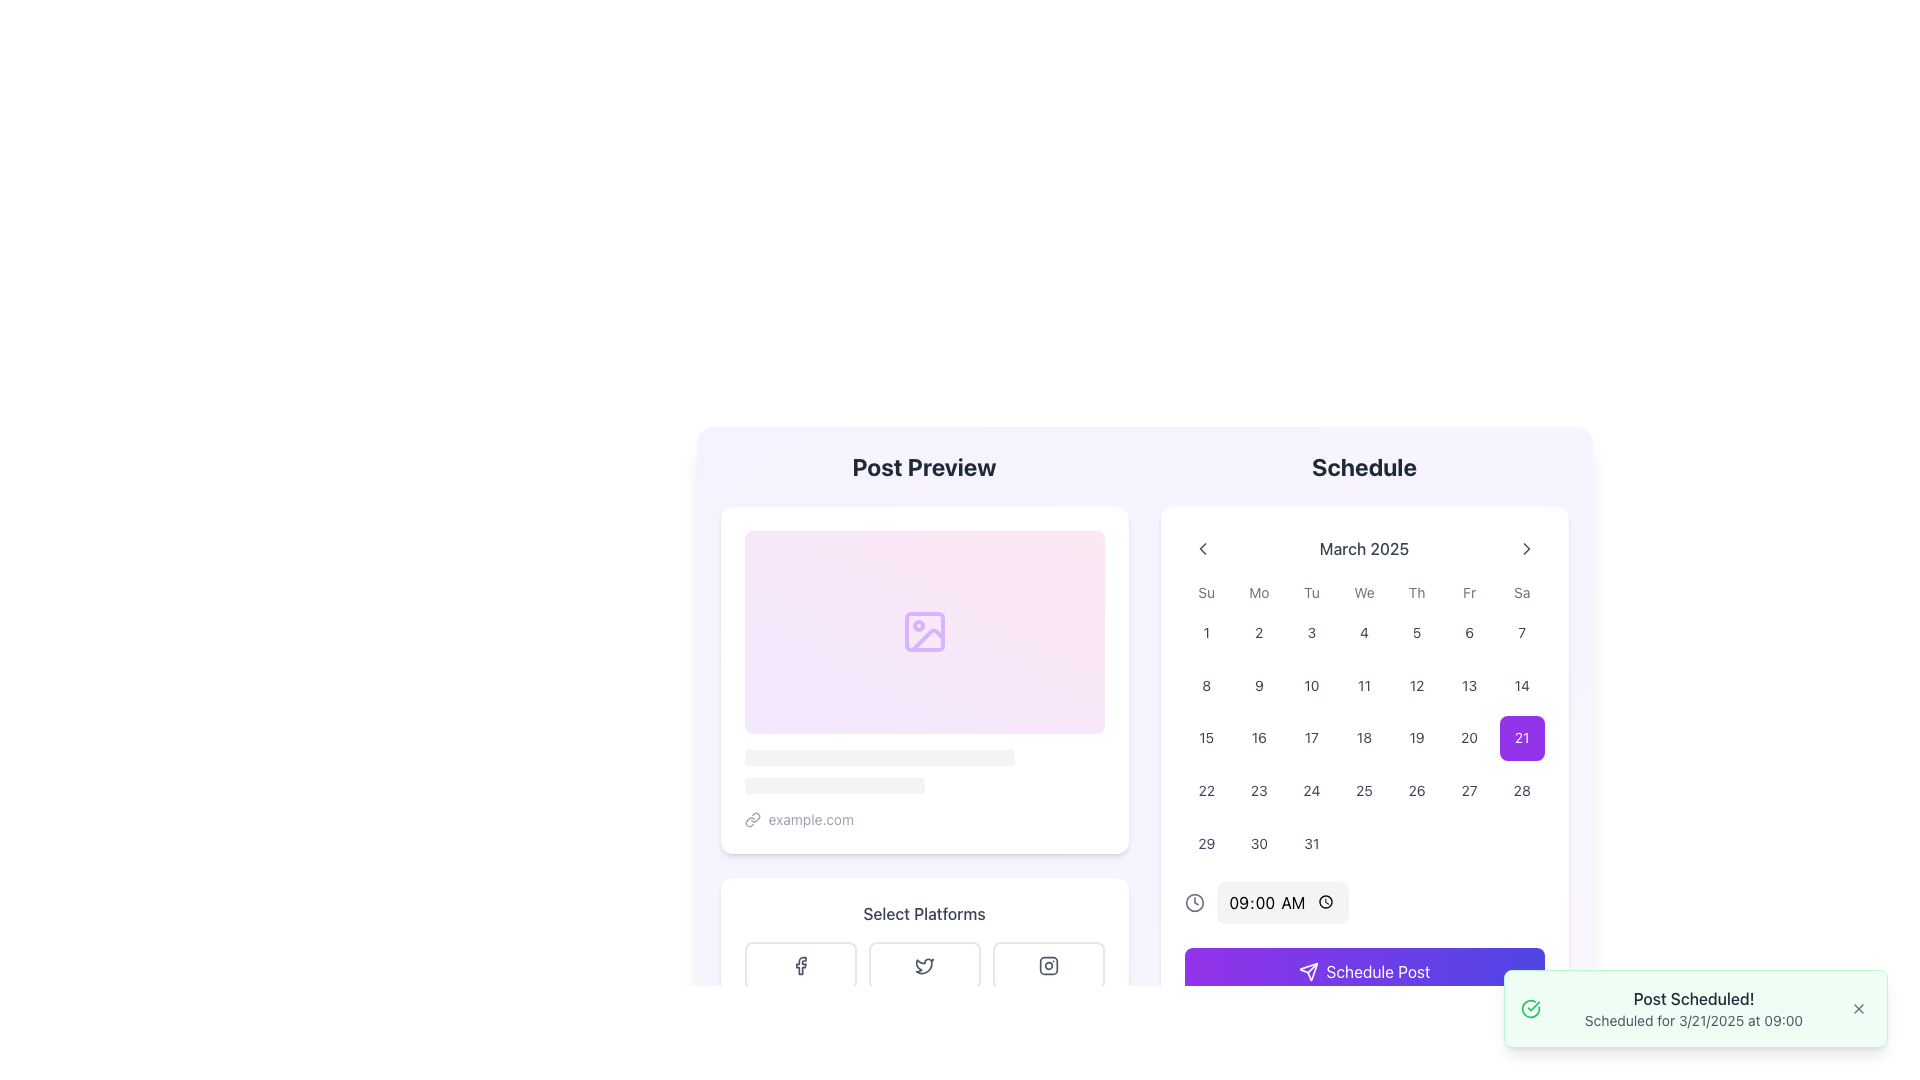  Describe the element at coordinates (1521, 592) in the screenshot. I see `the small text label displaying 'Sa' in gray color, which is the seventh item in the grid header representing Saturday` at that location.